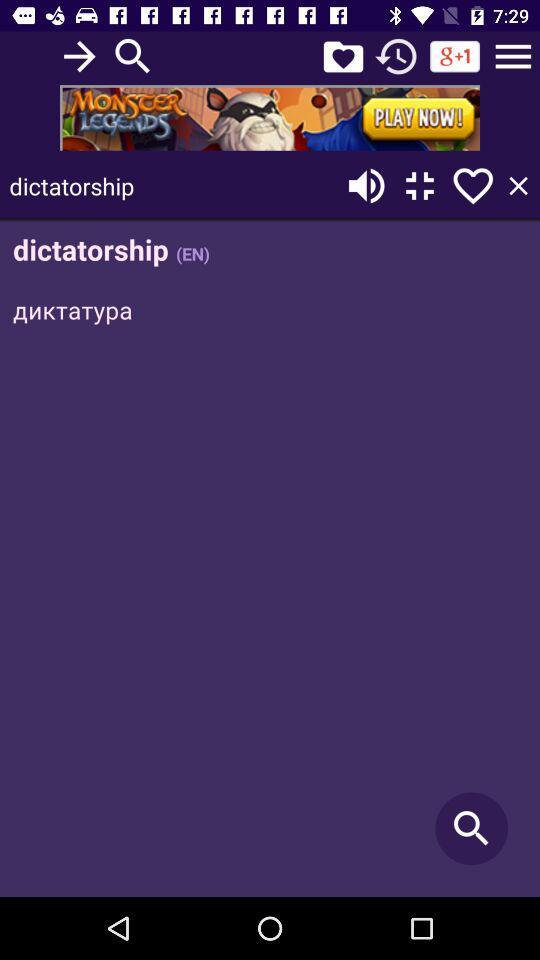 The width and height of the screenshot is (540, 960). I want to click on the fullscreen icon, so click(419, 185).